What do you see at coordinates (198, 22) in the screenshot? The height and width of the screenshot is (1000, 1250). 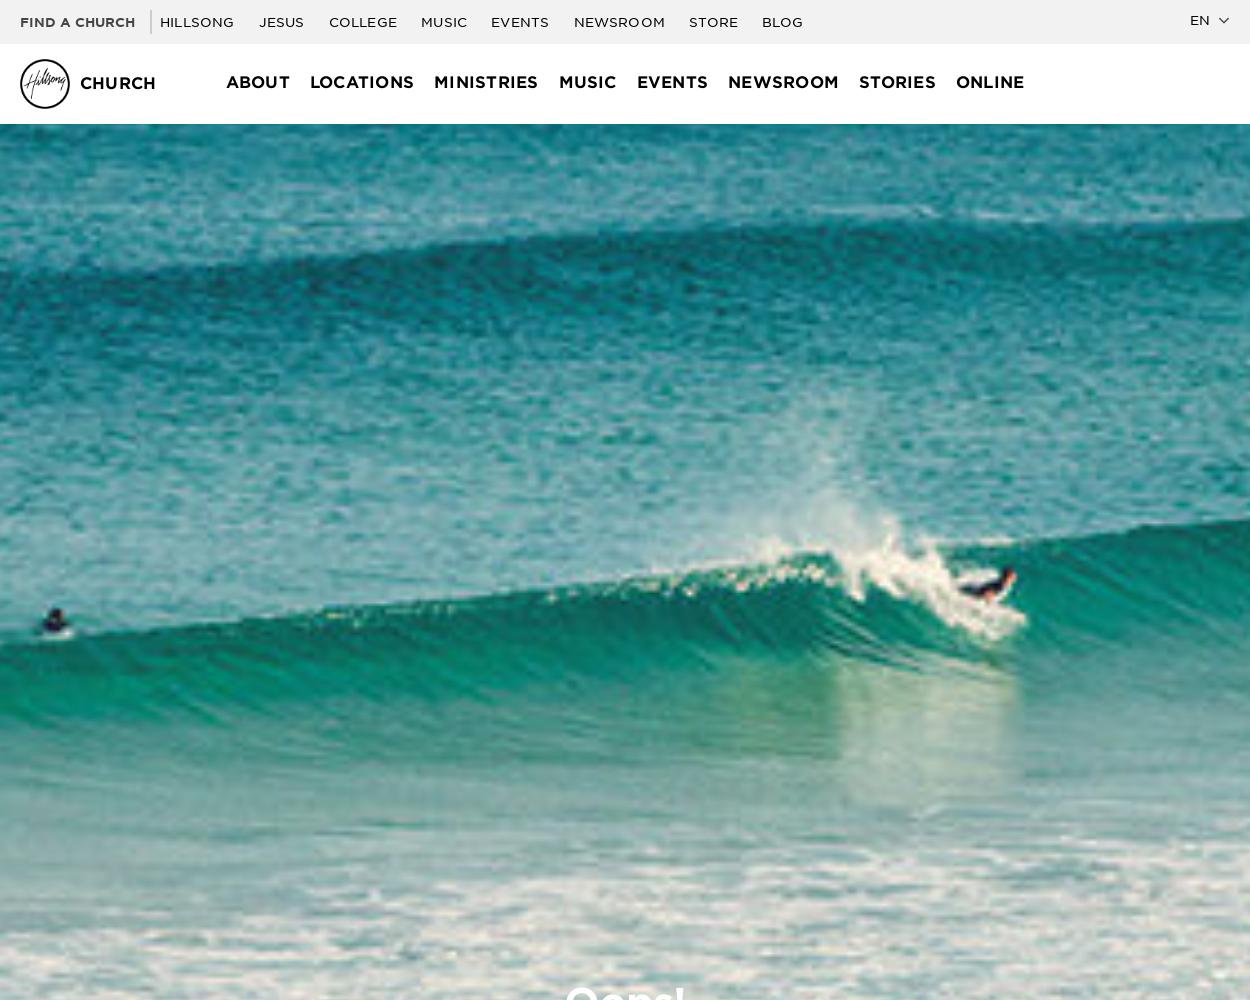 I see `'Hillsong'` at bounding box center [198, 22].